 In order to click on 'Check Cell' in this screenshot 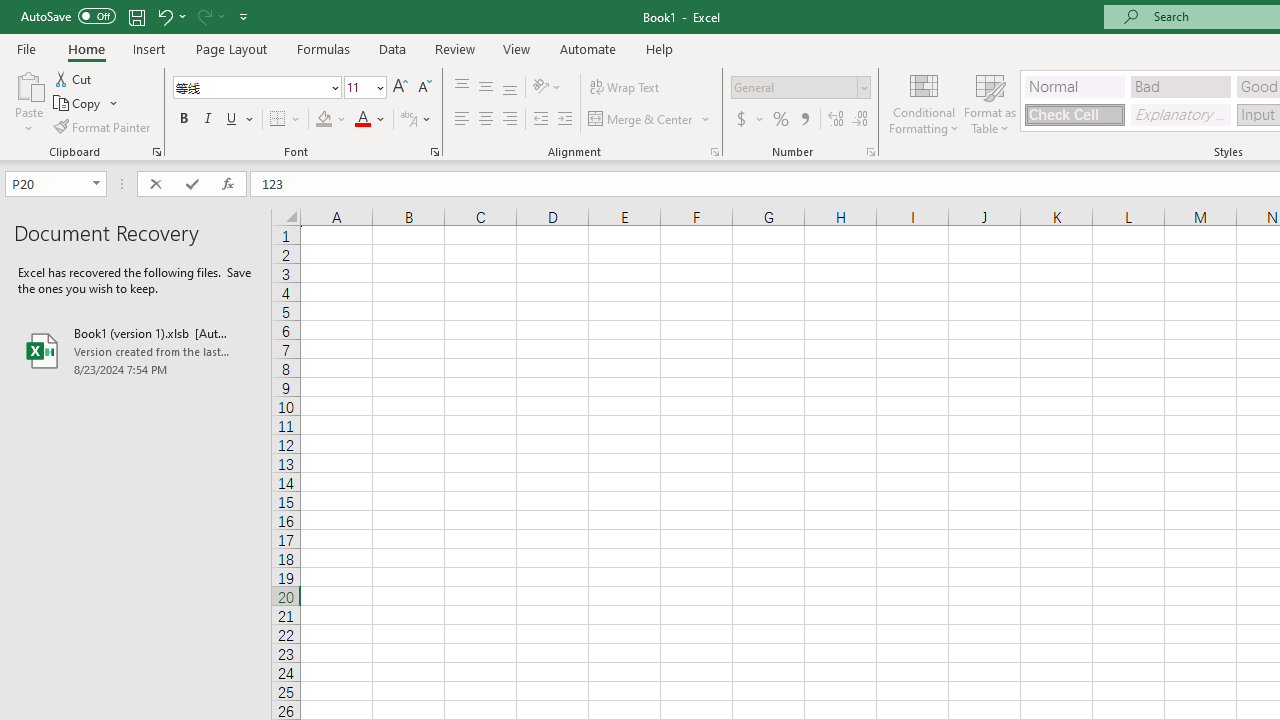, I will do `click(1073, 114)`.